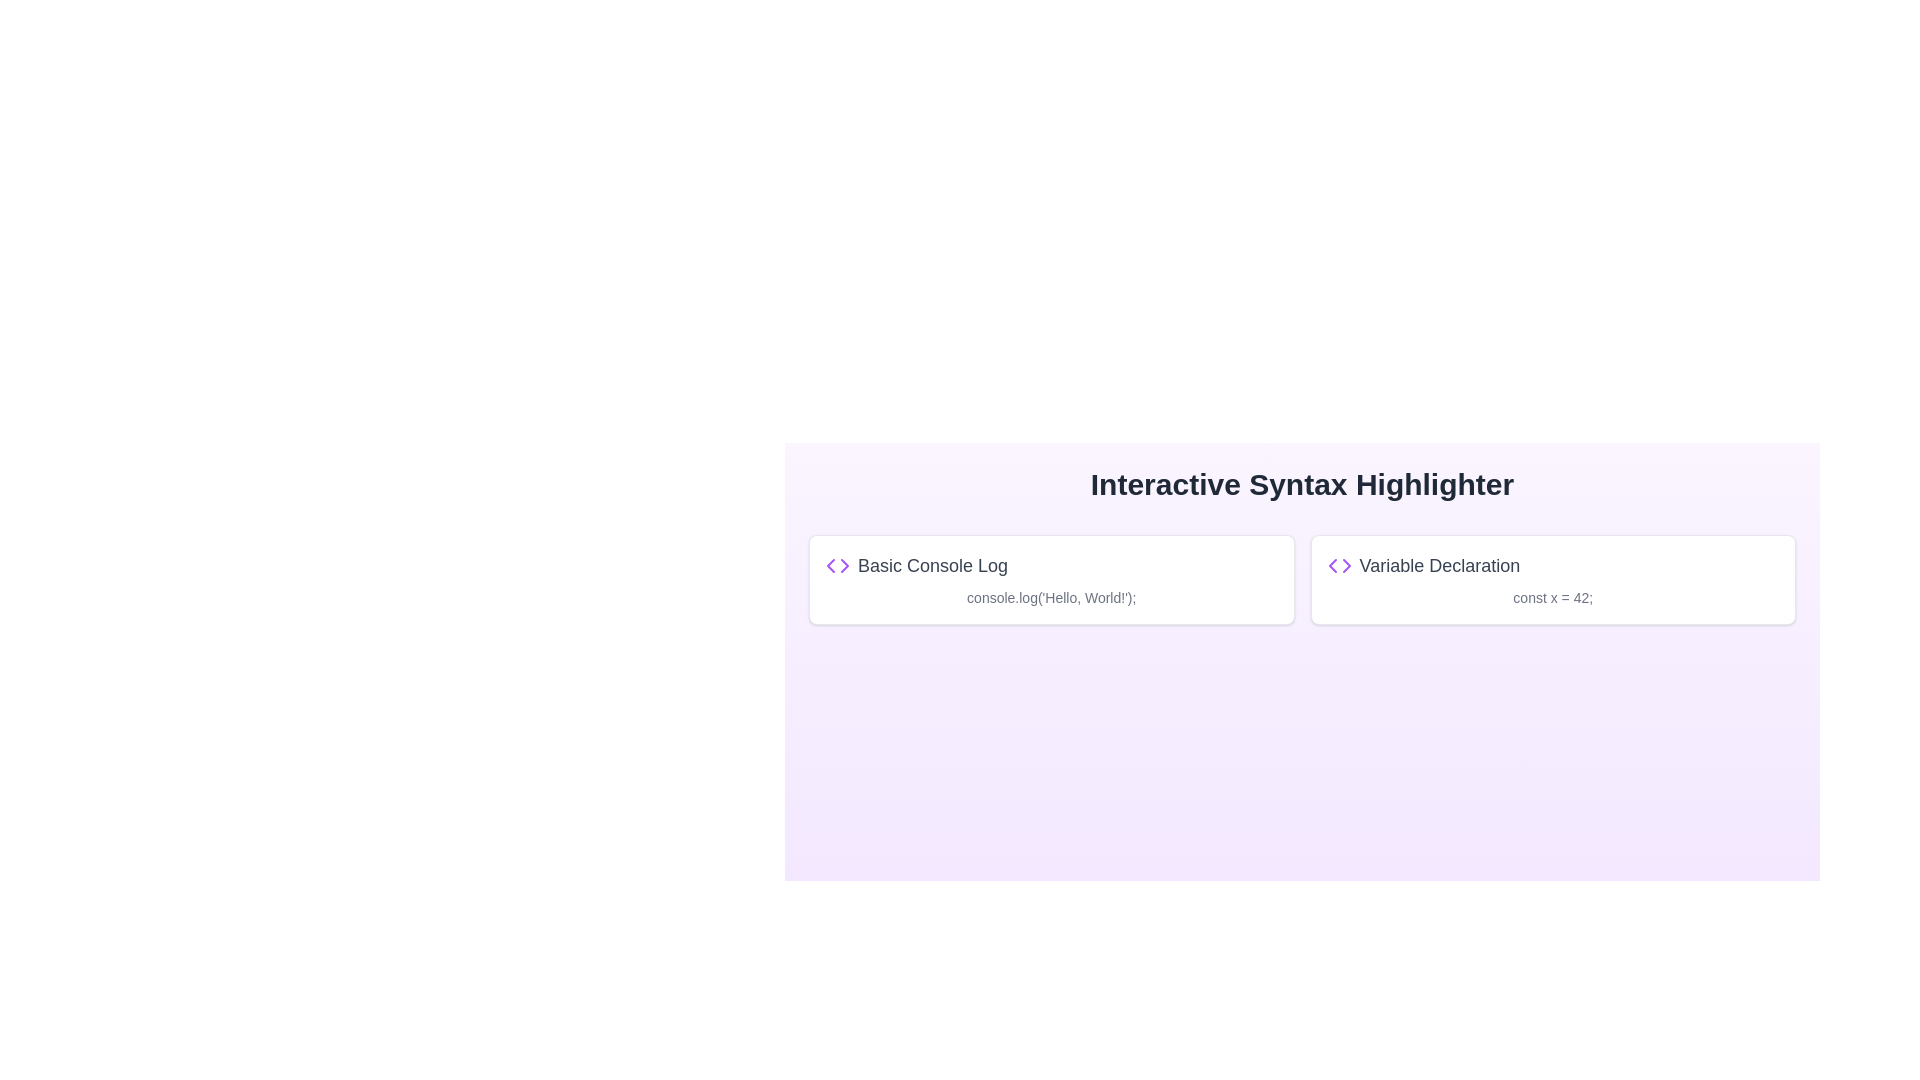 This screenshot has width=1920, height=1080. What do you see at coordinates (1050, 596) in the screenshot?
I see `the JavaScript code snippet element that is located beneath the 'Basic Console Log' title and adjacent to the purple coding icon in the left card` at bounding box center [1050, 596].